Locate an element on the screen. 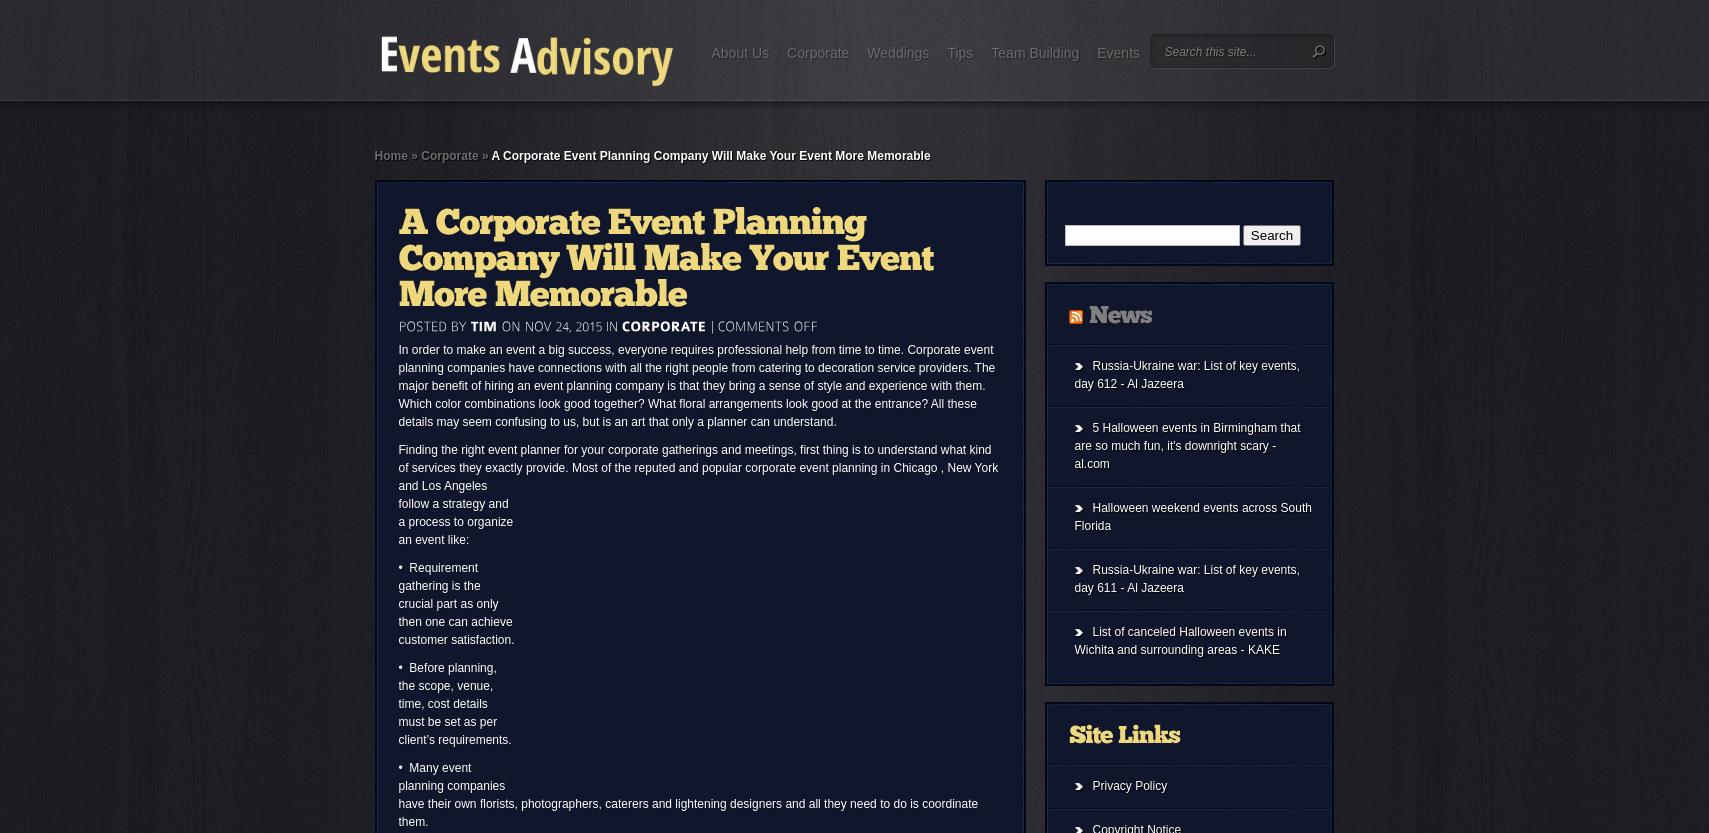 The image size is (1709, 833). '•  Many event planning companies have their own florists, photographers, caterers and lightening designers and all they need to do is coordinate them.' is located at coordinates (397, 794).